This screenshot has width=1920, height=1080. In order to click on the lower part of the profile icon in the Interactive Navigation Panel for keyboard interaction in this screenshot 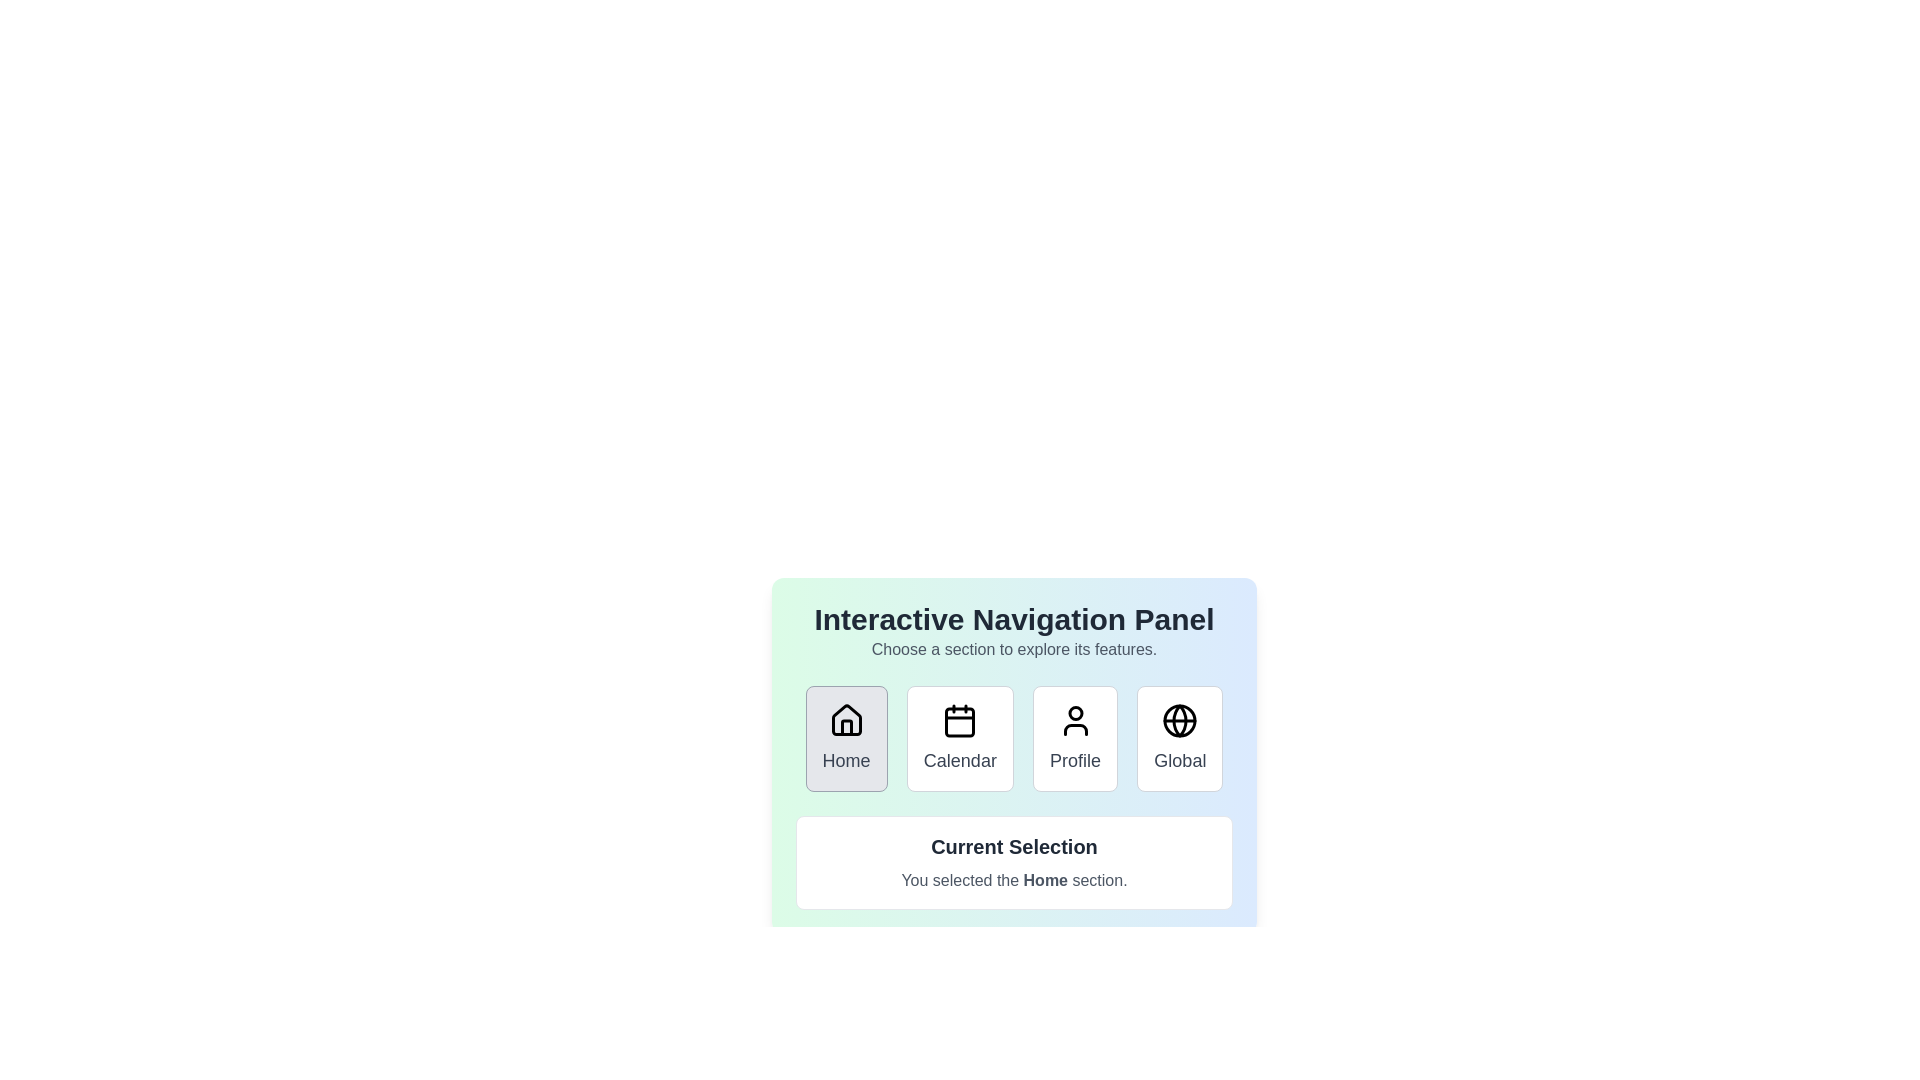, I will do `click(1074, 729)`.